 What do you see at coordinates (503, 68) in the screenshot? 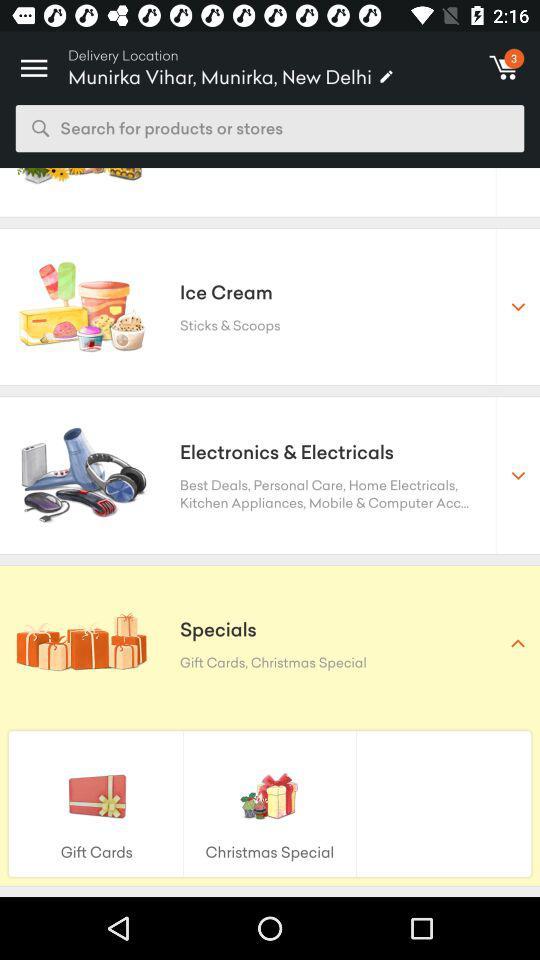
I see `cart icon below time` at bounding box center [503, 68].